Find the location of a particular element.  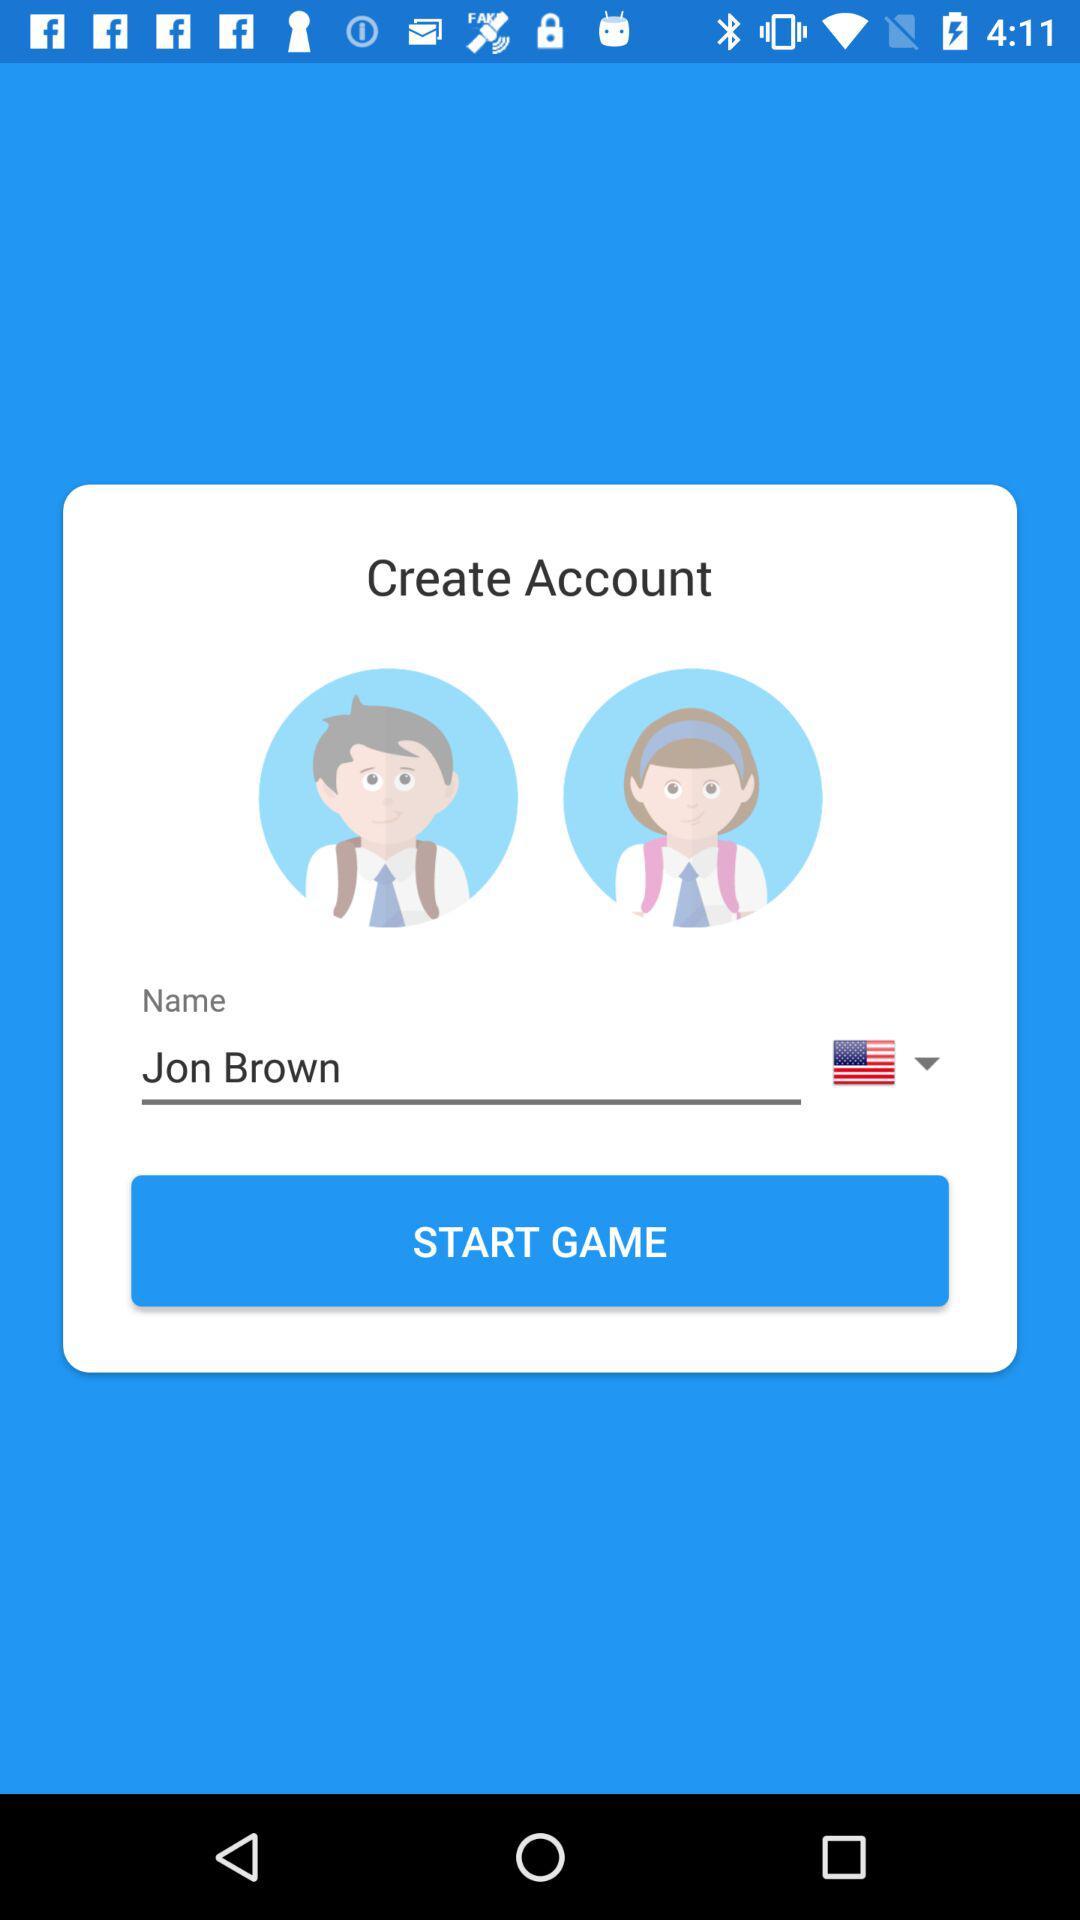

identify as female is located at coordinates (691, 797).